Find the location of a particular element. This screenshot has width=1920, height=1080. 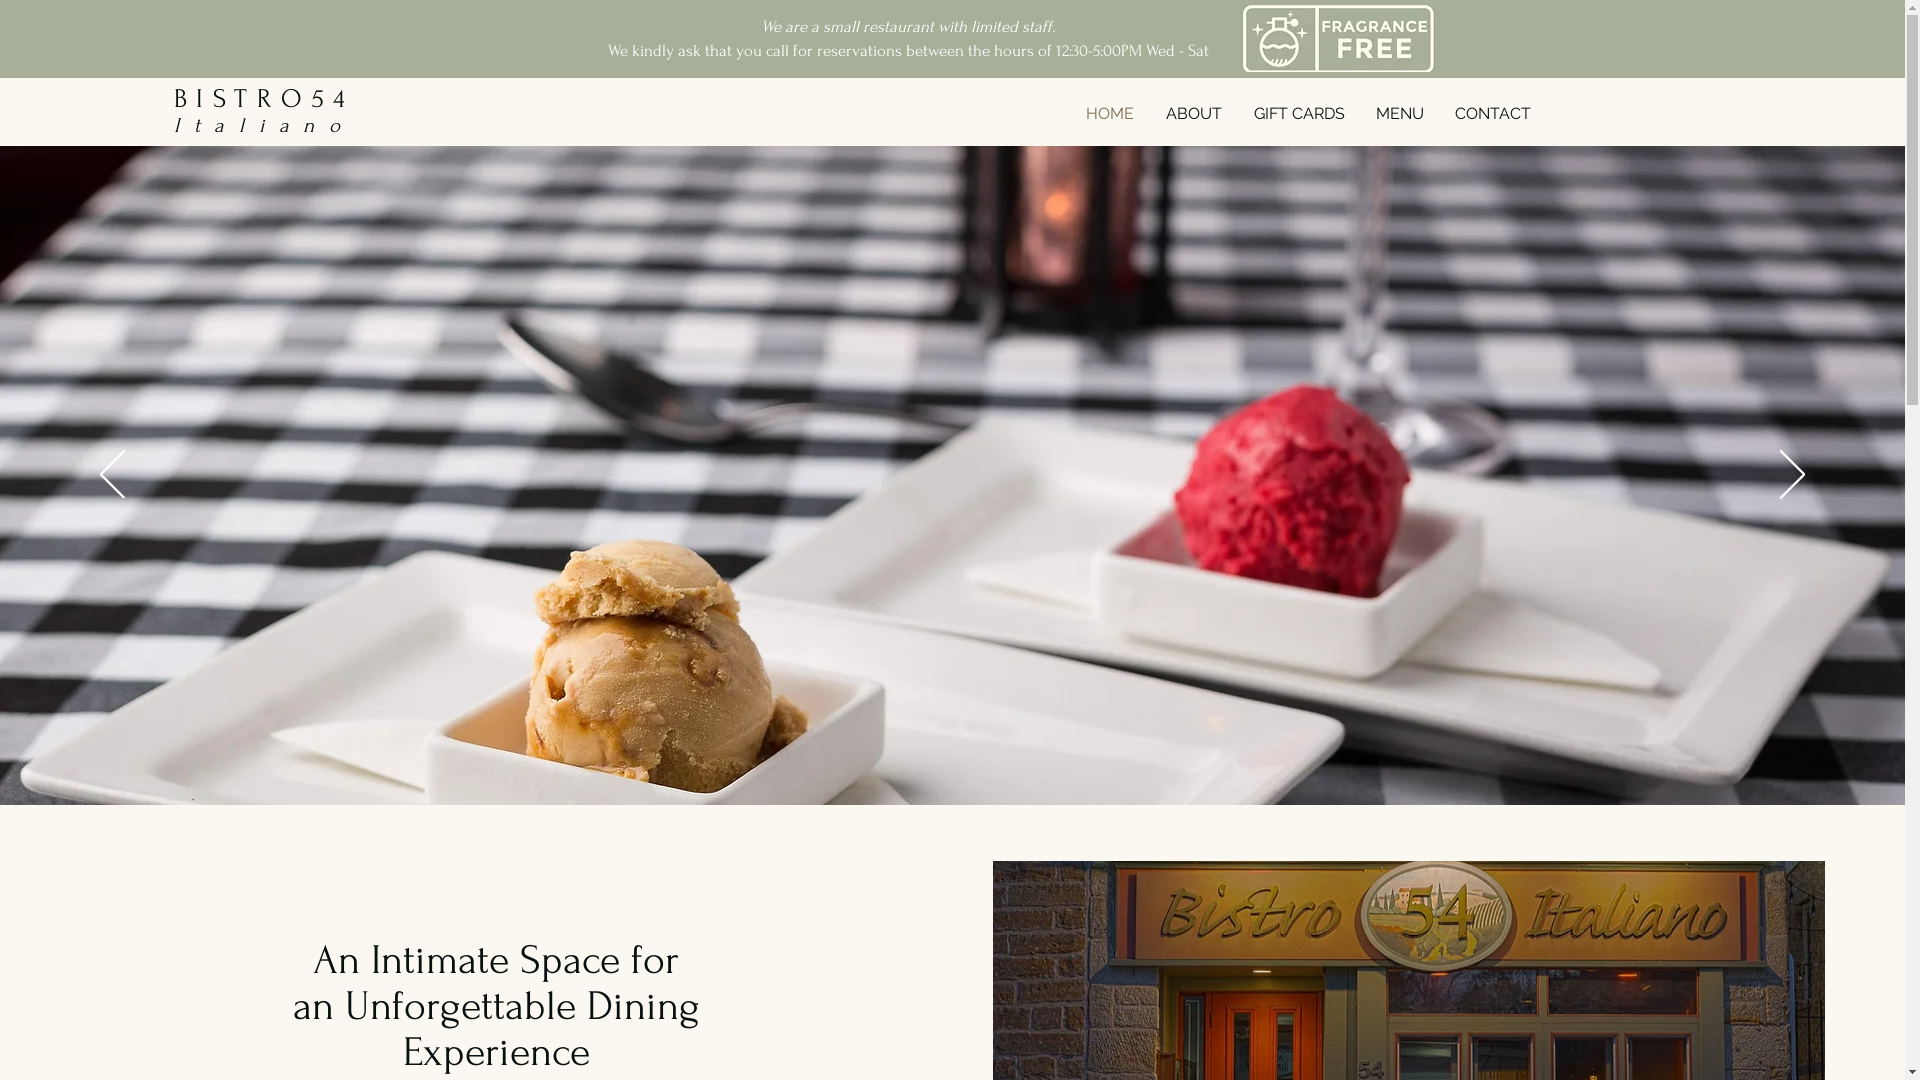

'Italiano' is located at coordinates (263, 125).